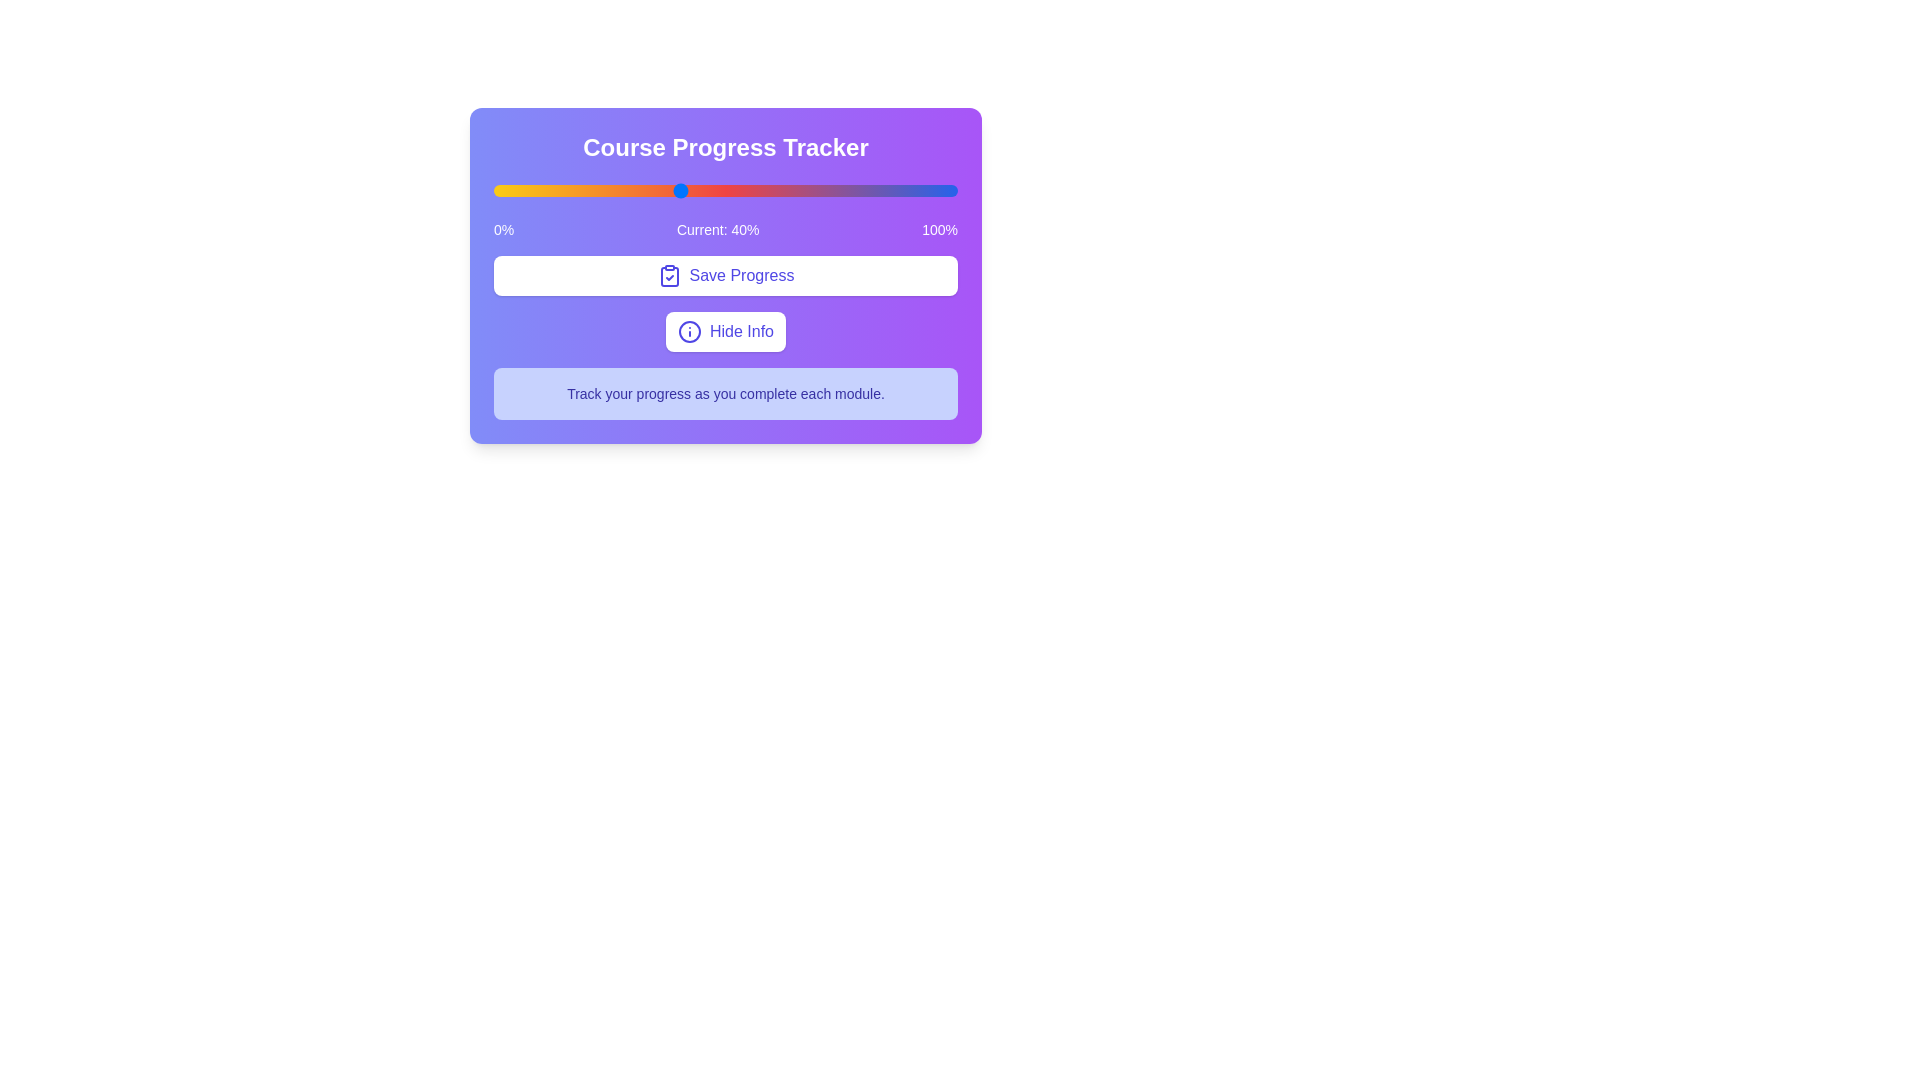 Image resolution: width=1920 pixels, height=1080 pixels. I want to click on the progress indicator text label that displays the current percentage of a process, positioned above the 'Save Progress' and 'Hide Info' buttons, so click(718, 229).